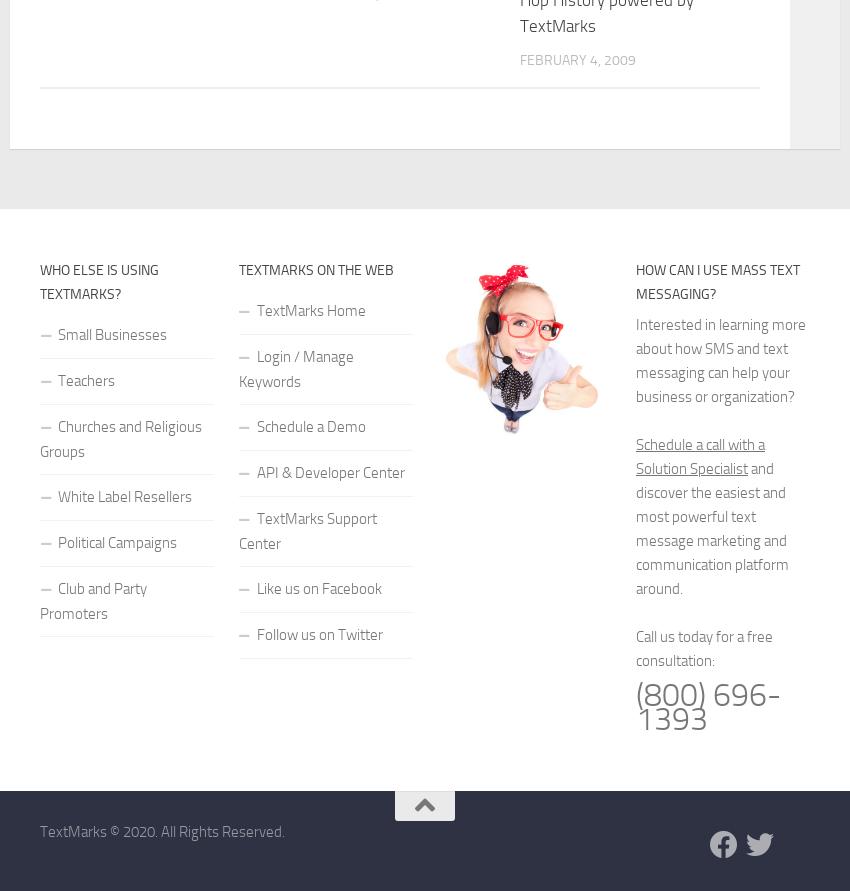  What do you see at coordinates (294, 369) in the screenshot?
I see `'Login / Manage Keywords'` at bounding box center [294, 369].